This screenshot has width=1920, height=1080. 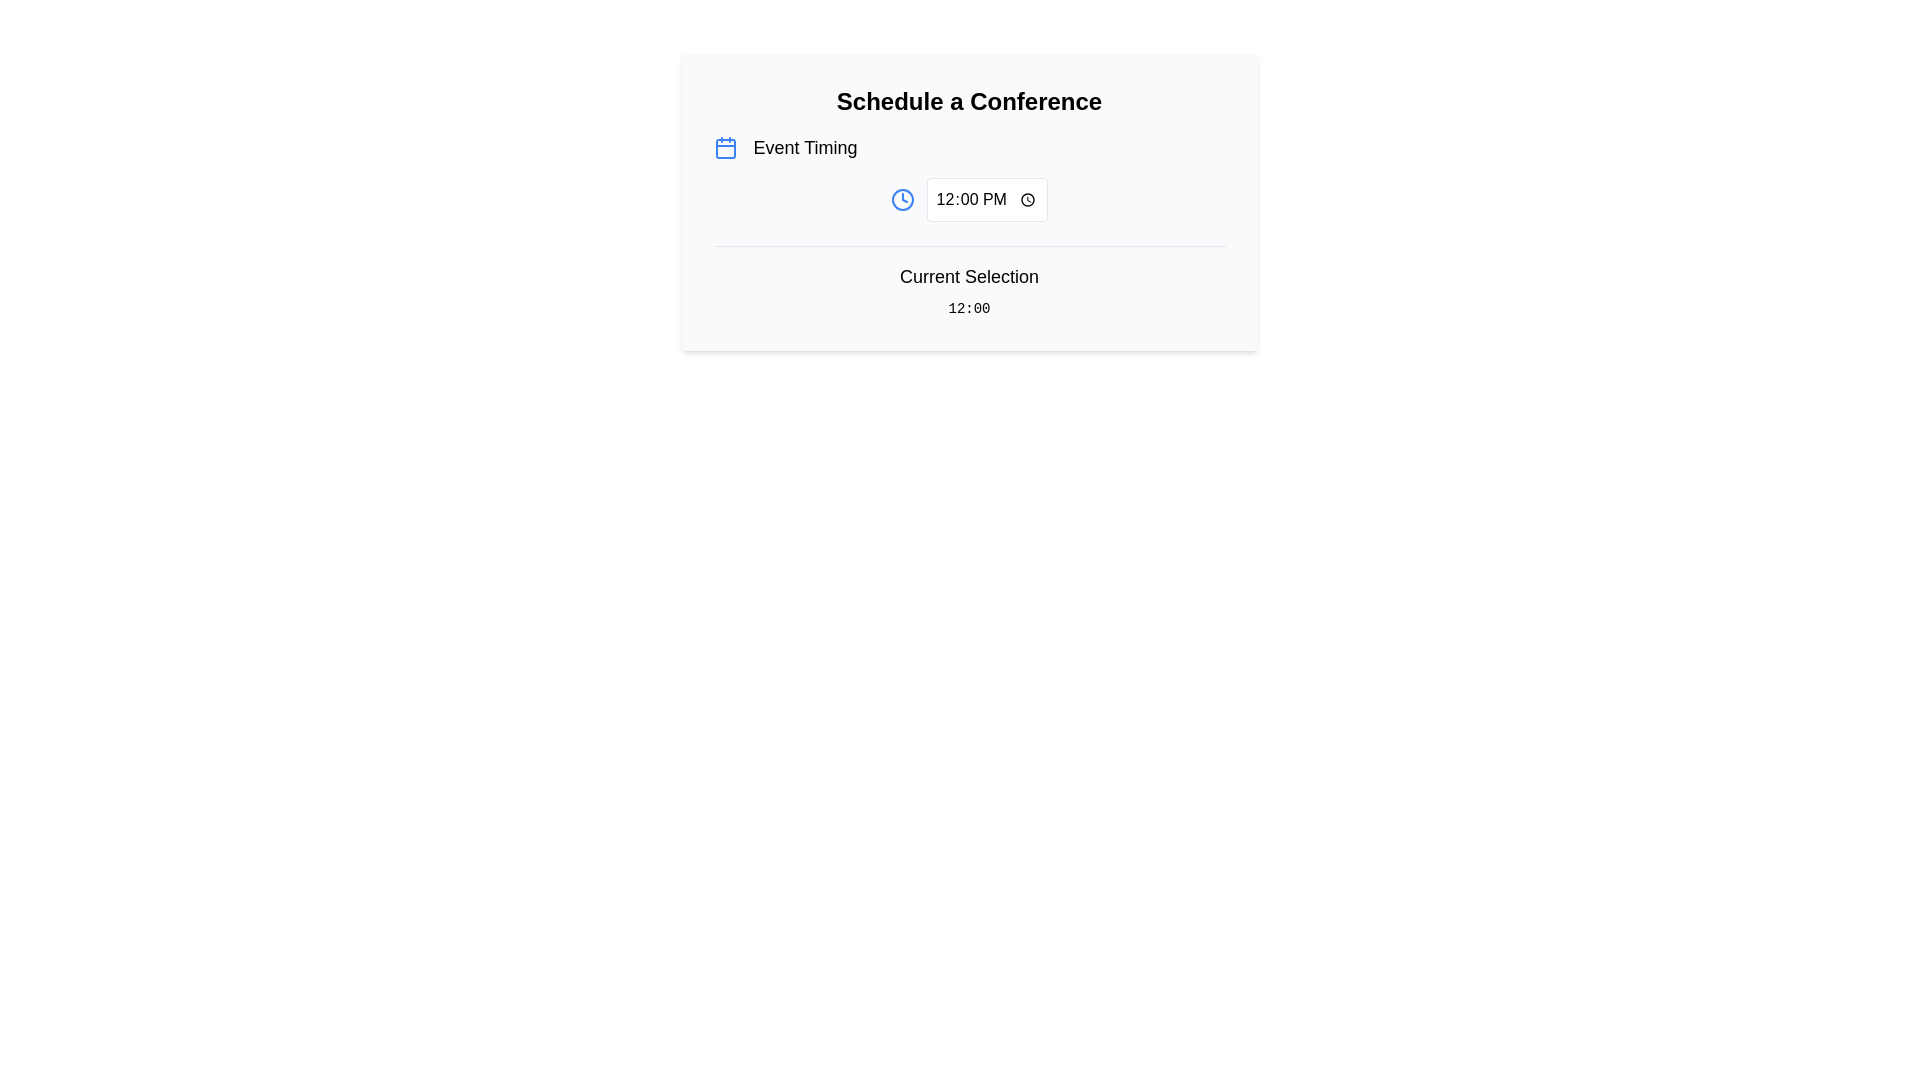 I want to click on the clock icon located to the left of the '12:00 PM' time input field under the 'Event Timing' heading, so click(x=901, y=200).